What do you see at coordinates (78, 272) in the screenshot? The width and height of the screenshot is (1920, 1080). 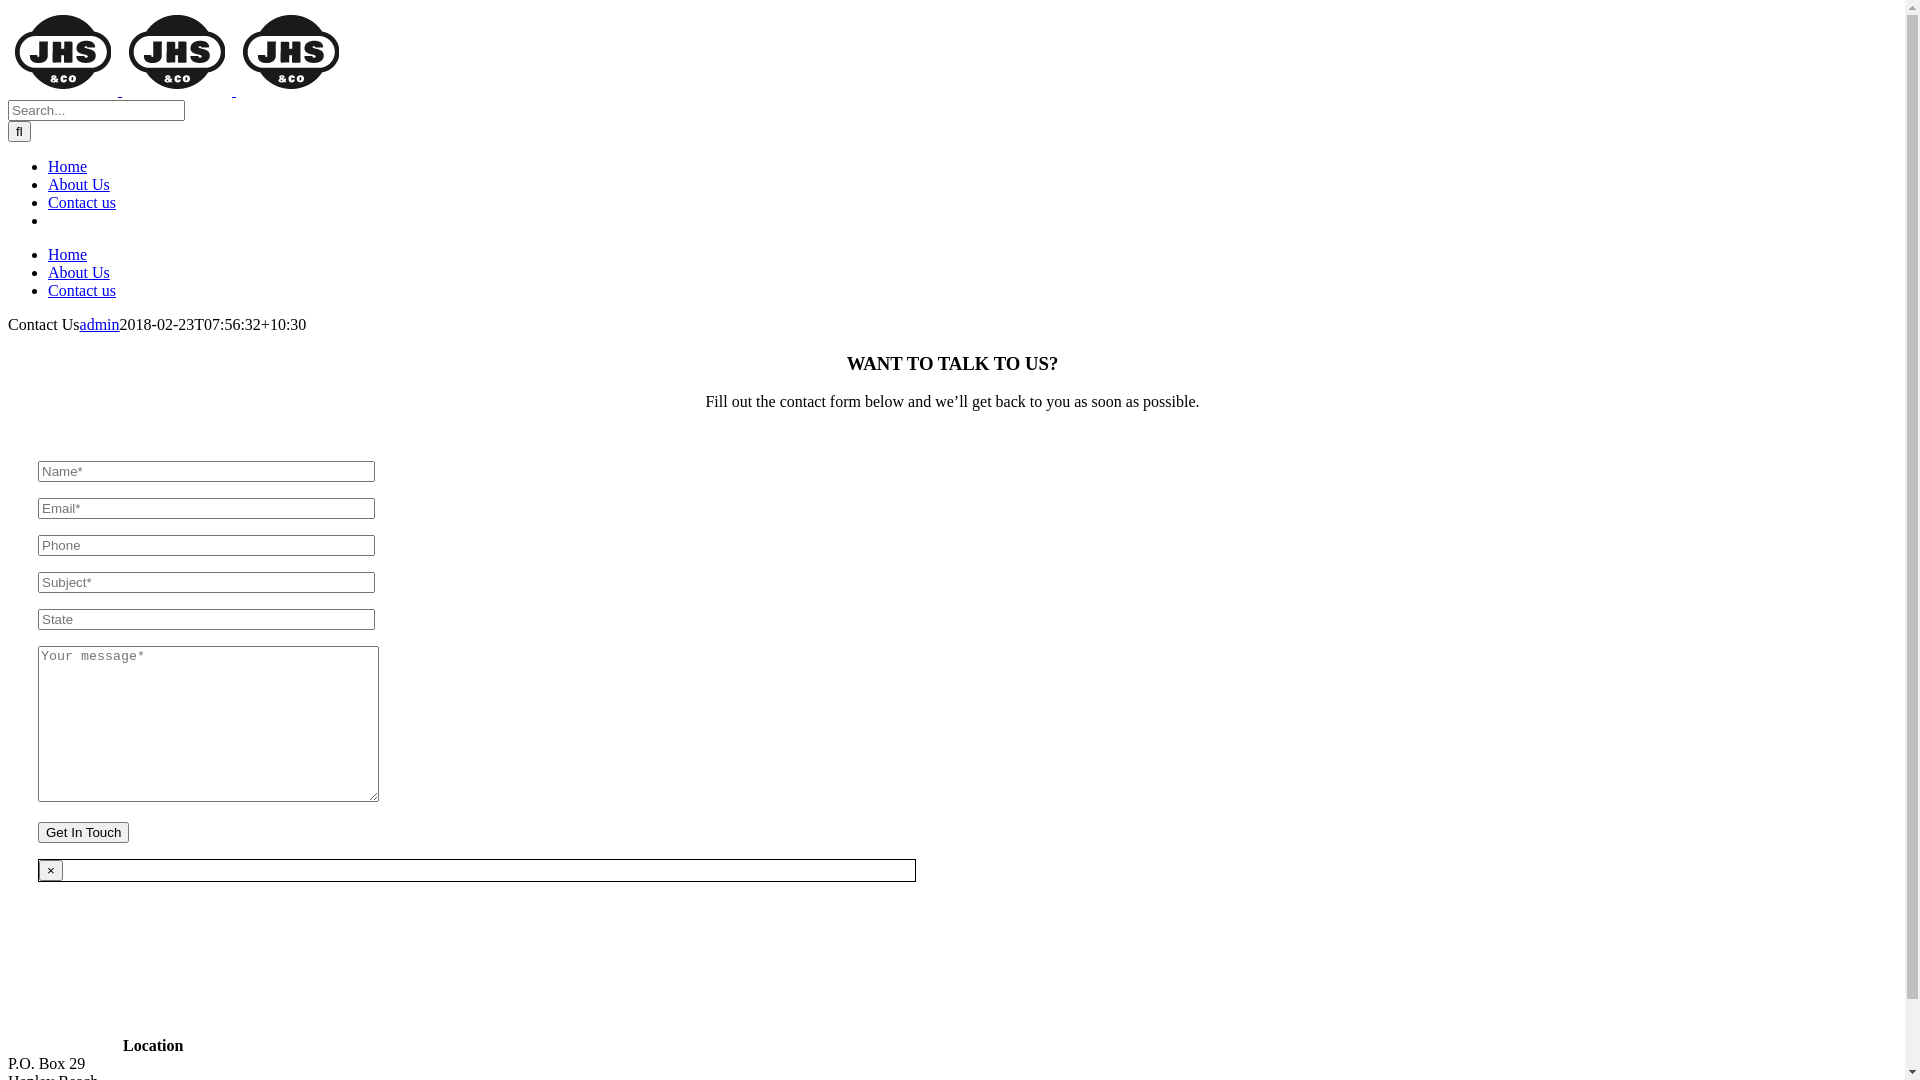 I see `'About Us'` at bounding box center [78, 272].